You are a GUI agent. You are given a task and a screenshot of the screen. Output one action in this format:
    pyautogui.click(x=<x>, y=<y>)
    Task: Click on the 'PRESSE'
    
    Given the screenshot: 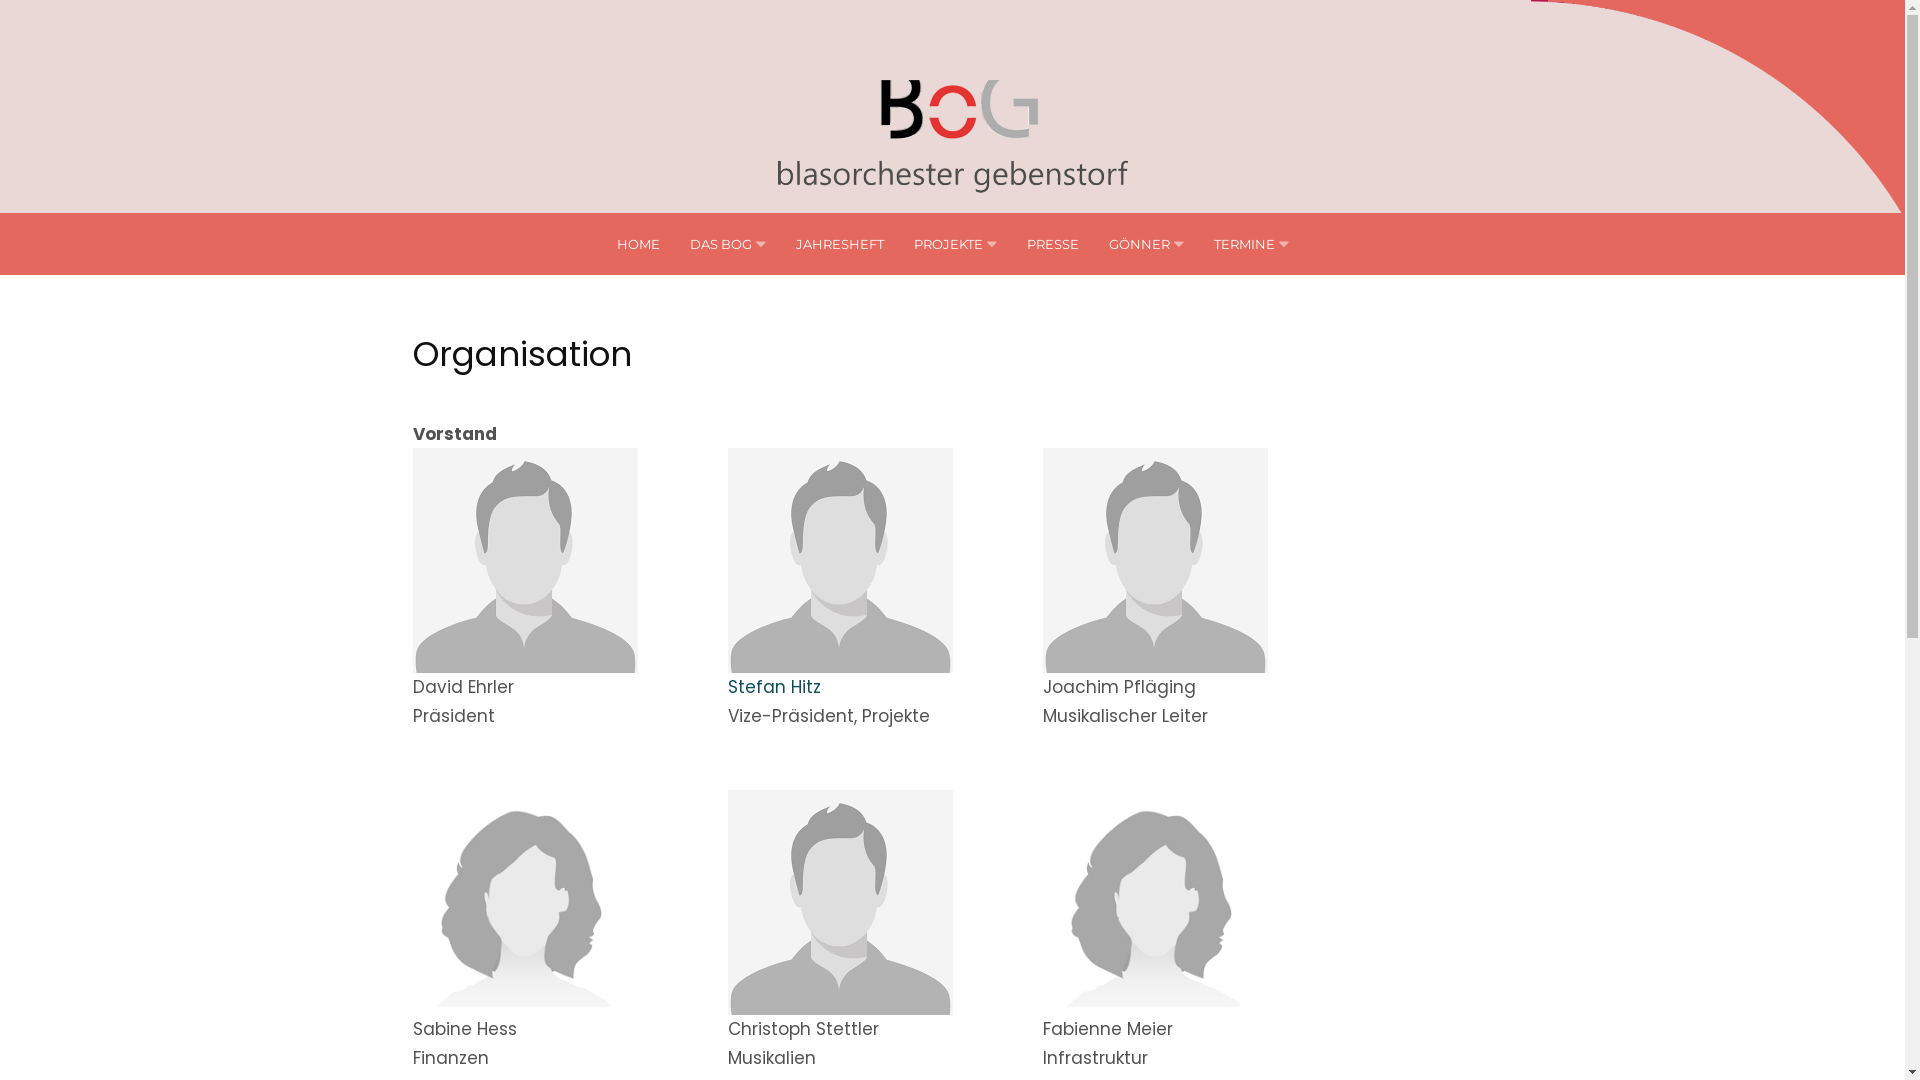 What is the action you would take?
    pyautogui.click(x=1050, y=242)
    